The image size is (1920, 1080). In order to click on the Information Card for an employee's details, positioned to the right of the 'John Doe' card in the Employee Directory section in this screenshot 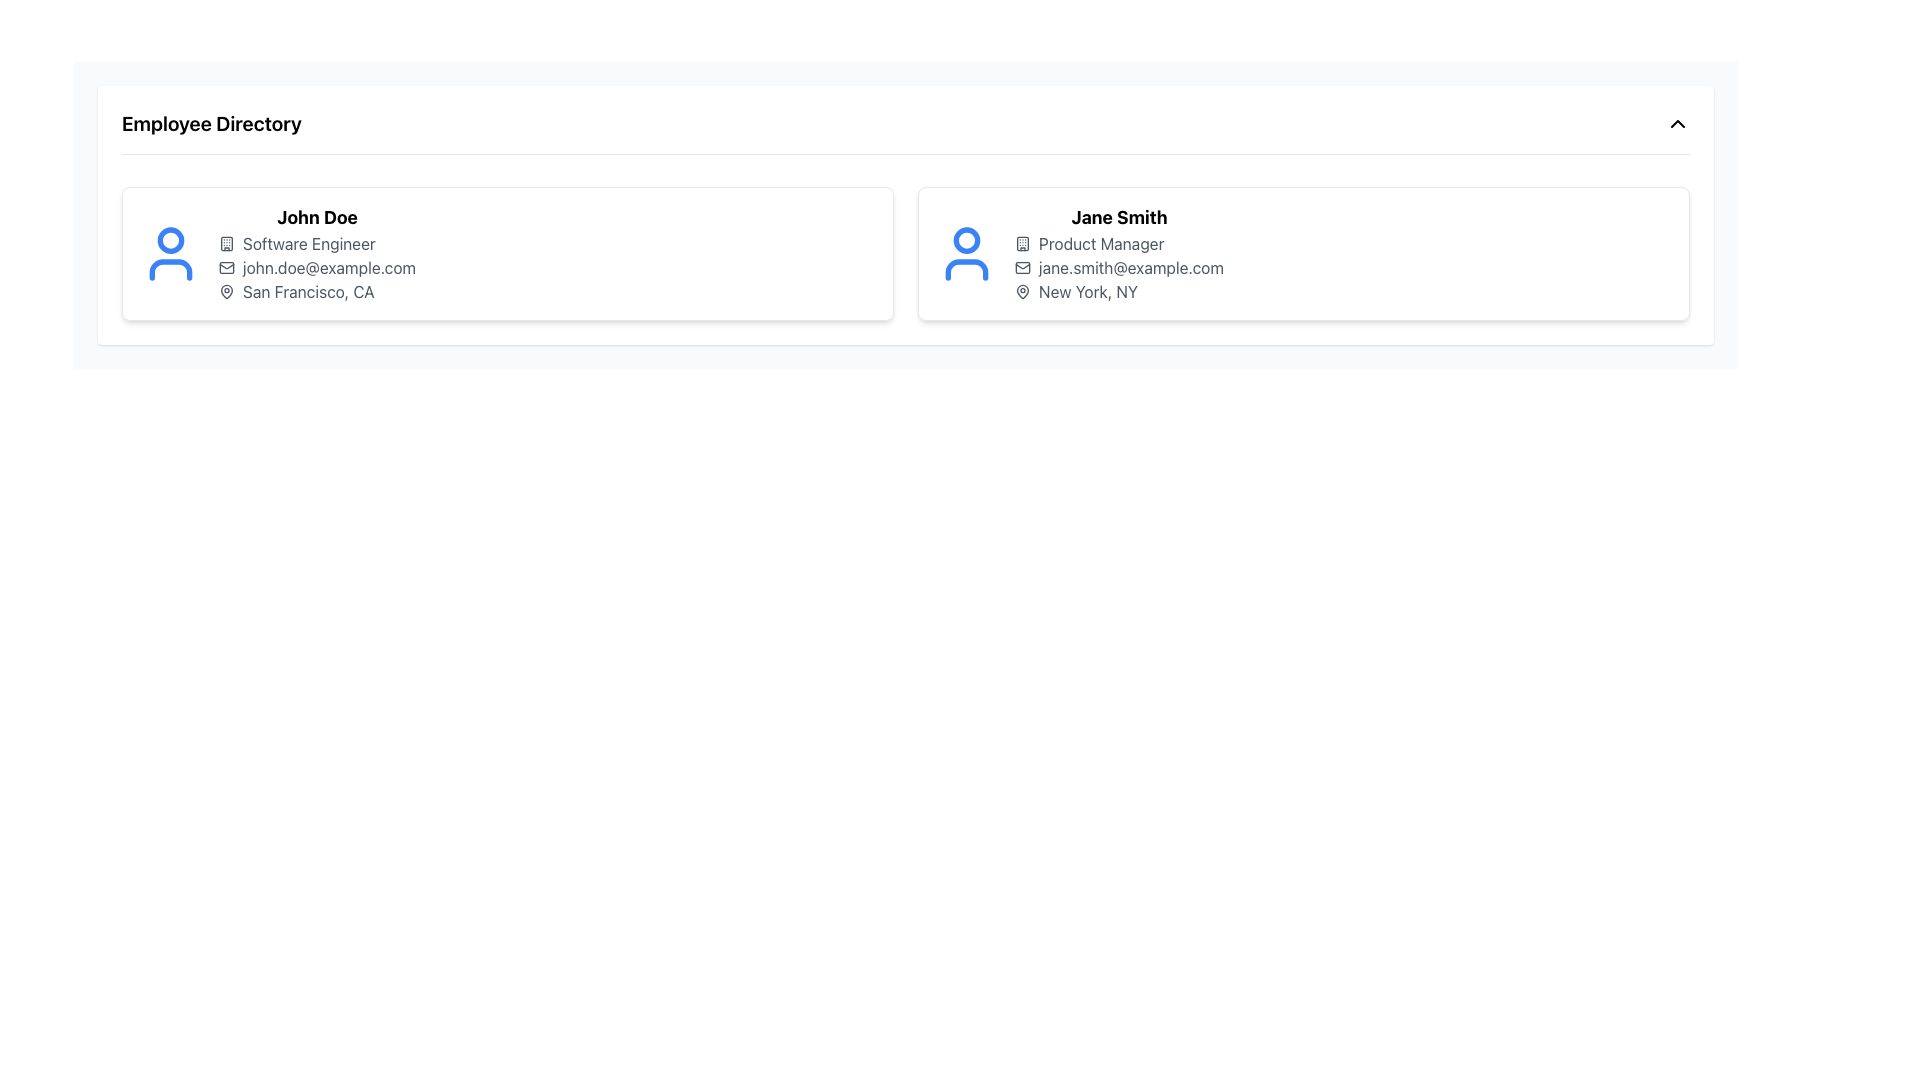, I will do `click(1304, 253)`.